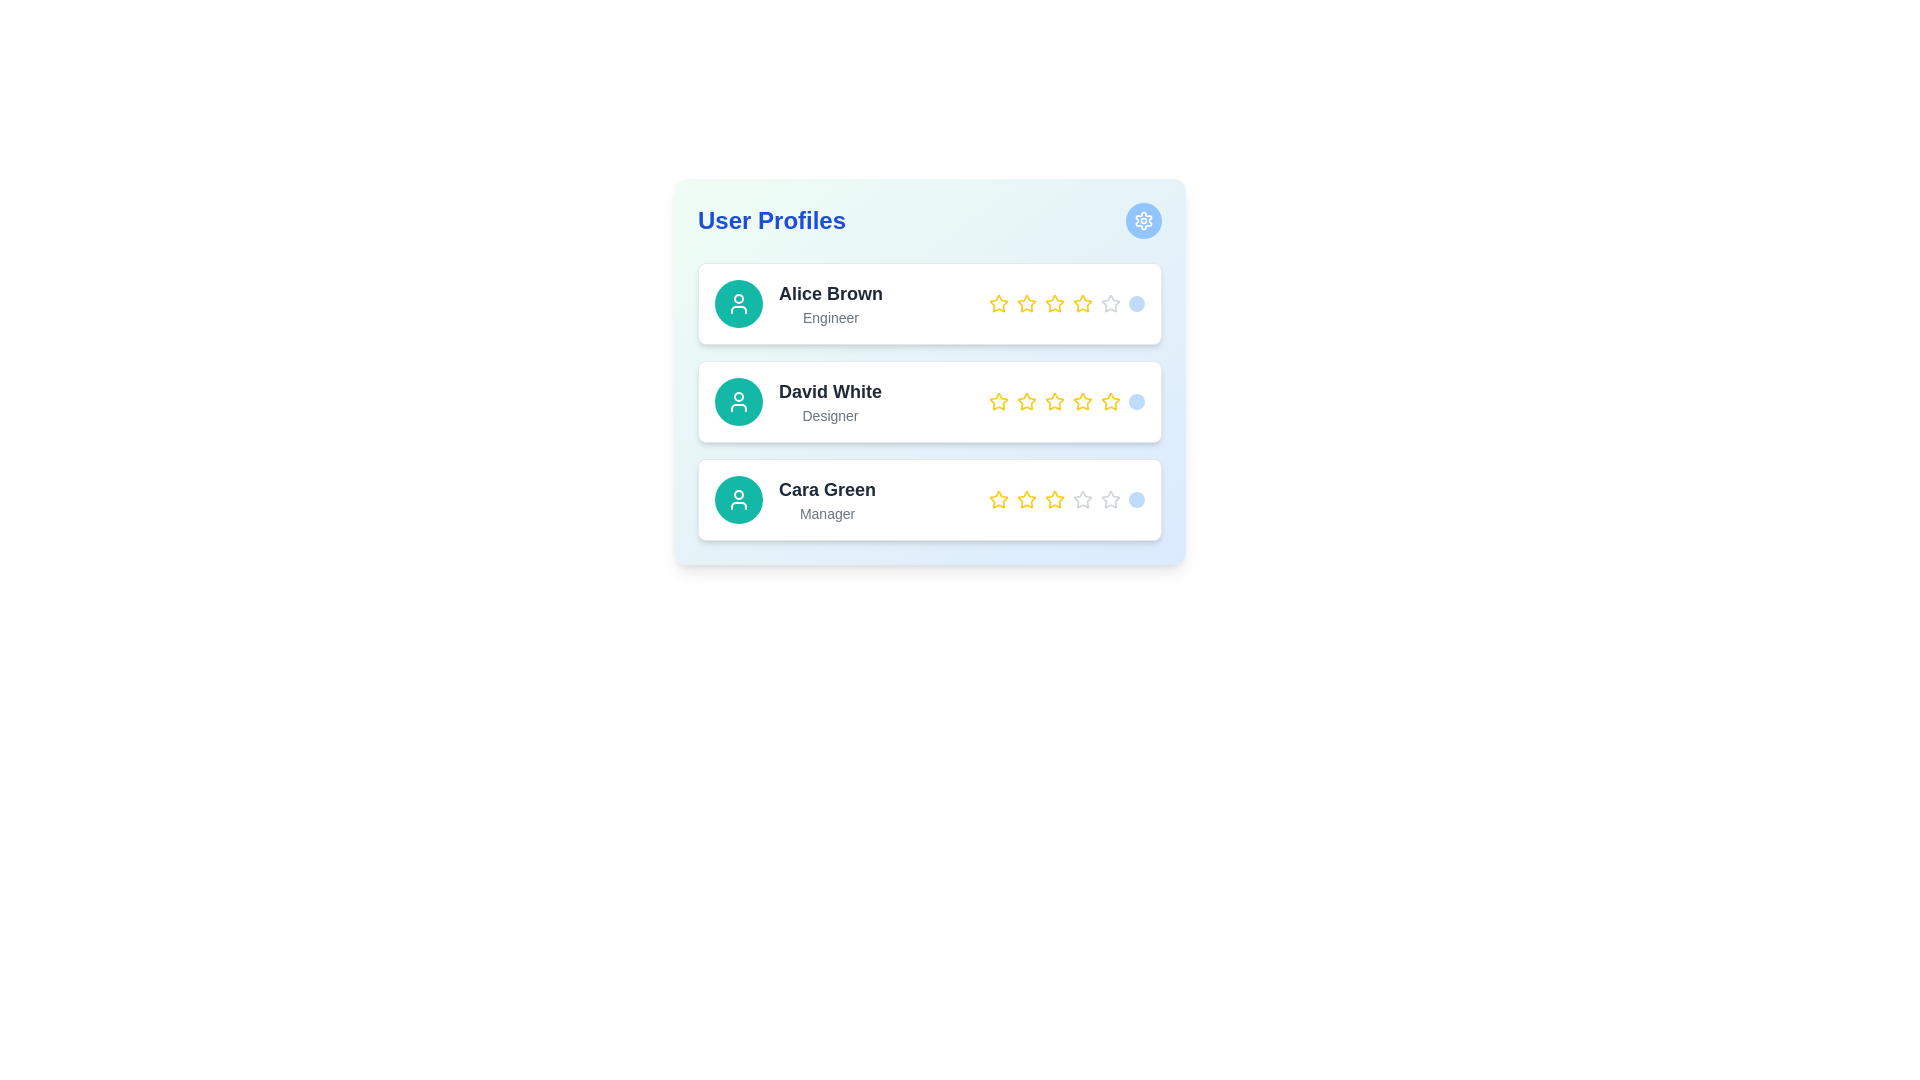 The width and height of the screenshot is (1920, 1080). I want to click on the leftmost star-shaped icon (yellow fill with subtle border) in the rating system under the 'David White' profile, so click(998, 401).